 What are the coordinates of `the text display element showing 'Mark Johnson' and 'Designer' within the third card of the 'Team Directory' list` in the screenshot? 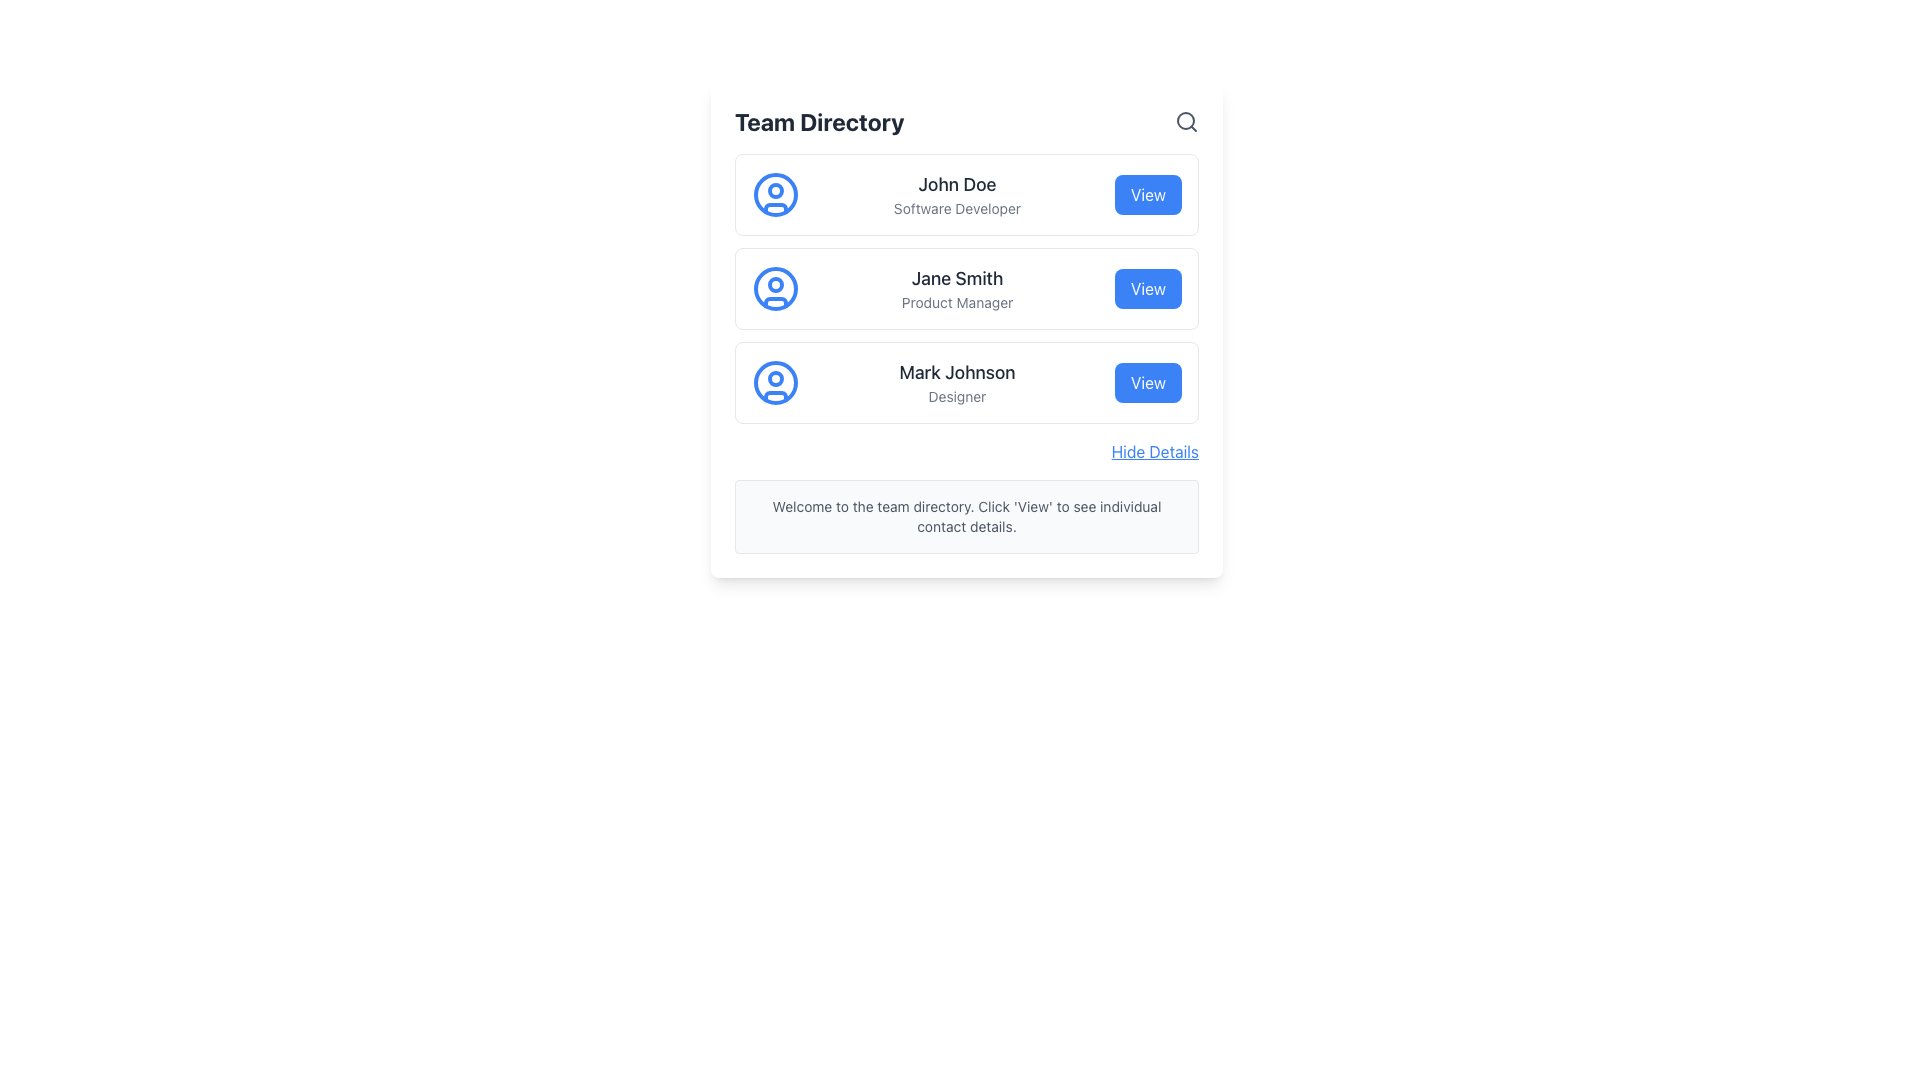 It's located at (956, 382).